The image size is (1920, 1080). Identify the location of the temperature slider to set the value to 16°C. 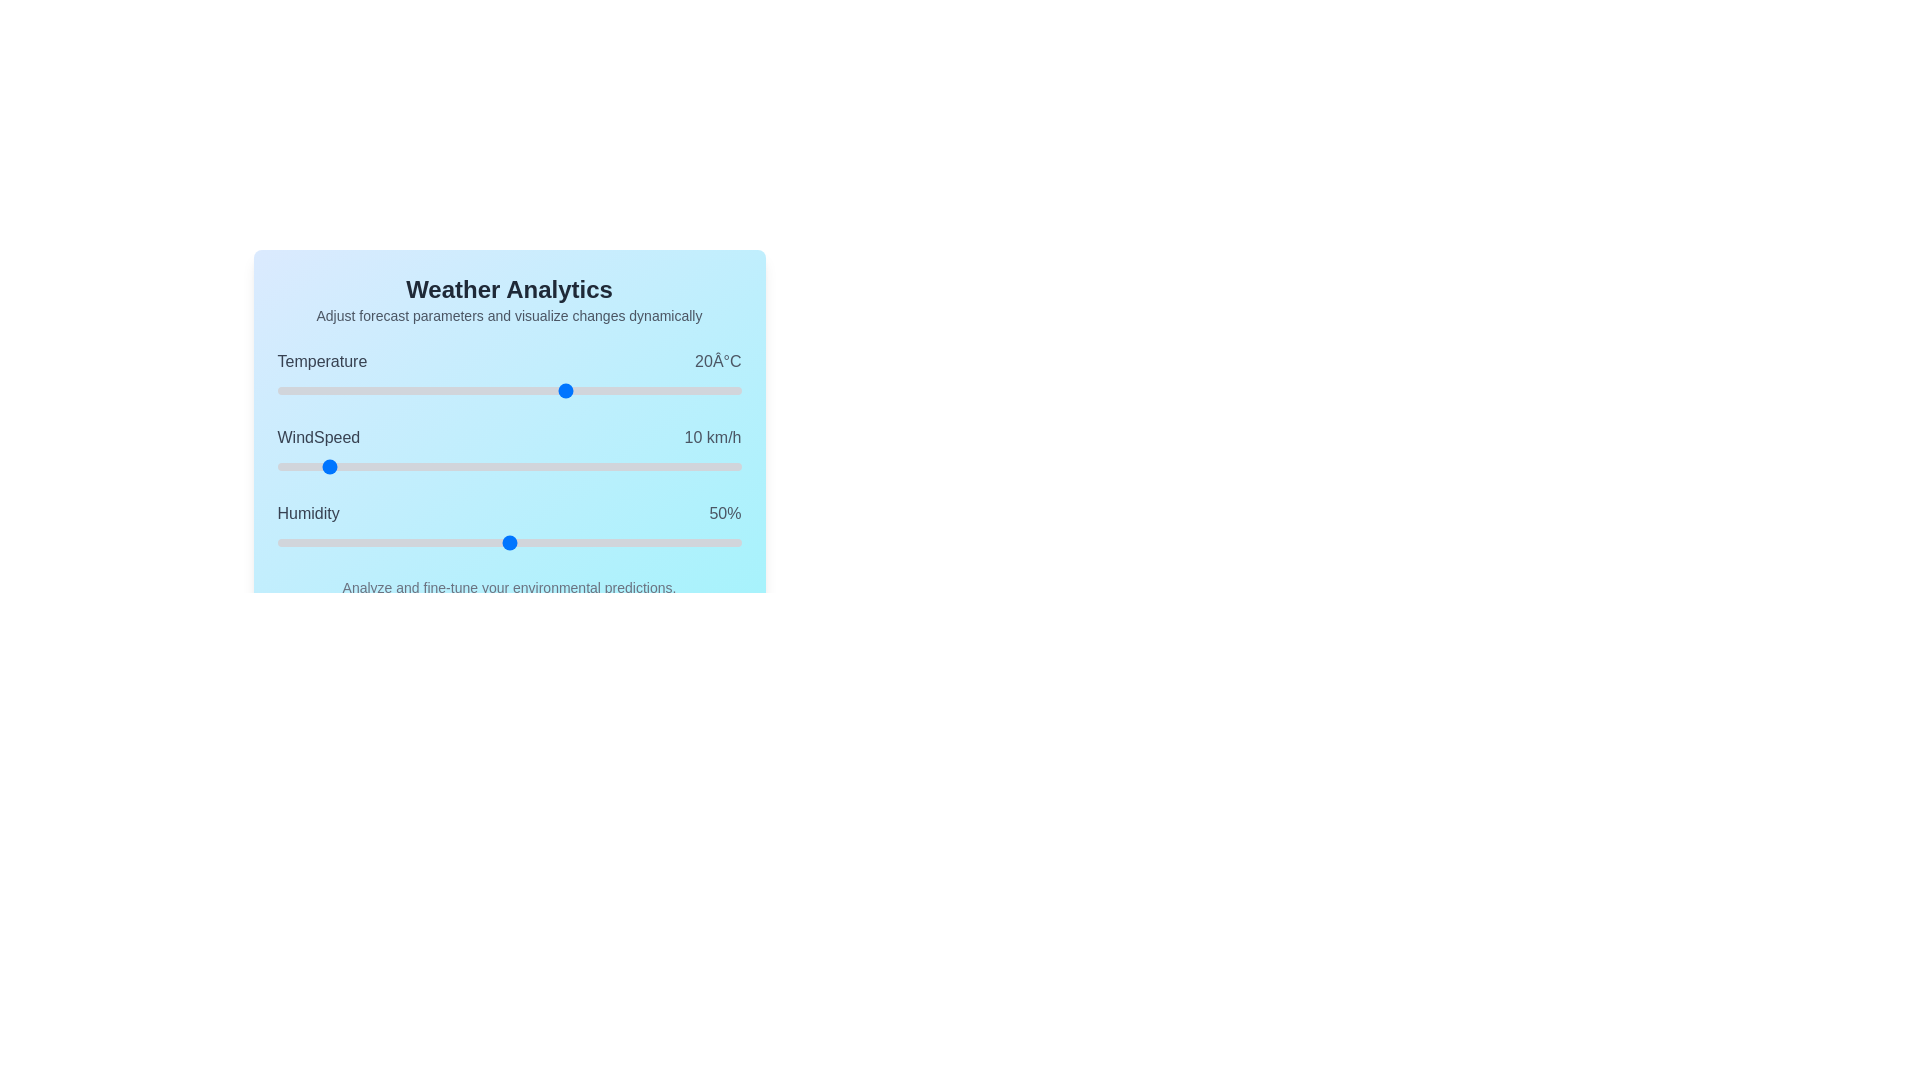
(544, 390).